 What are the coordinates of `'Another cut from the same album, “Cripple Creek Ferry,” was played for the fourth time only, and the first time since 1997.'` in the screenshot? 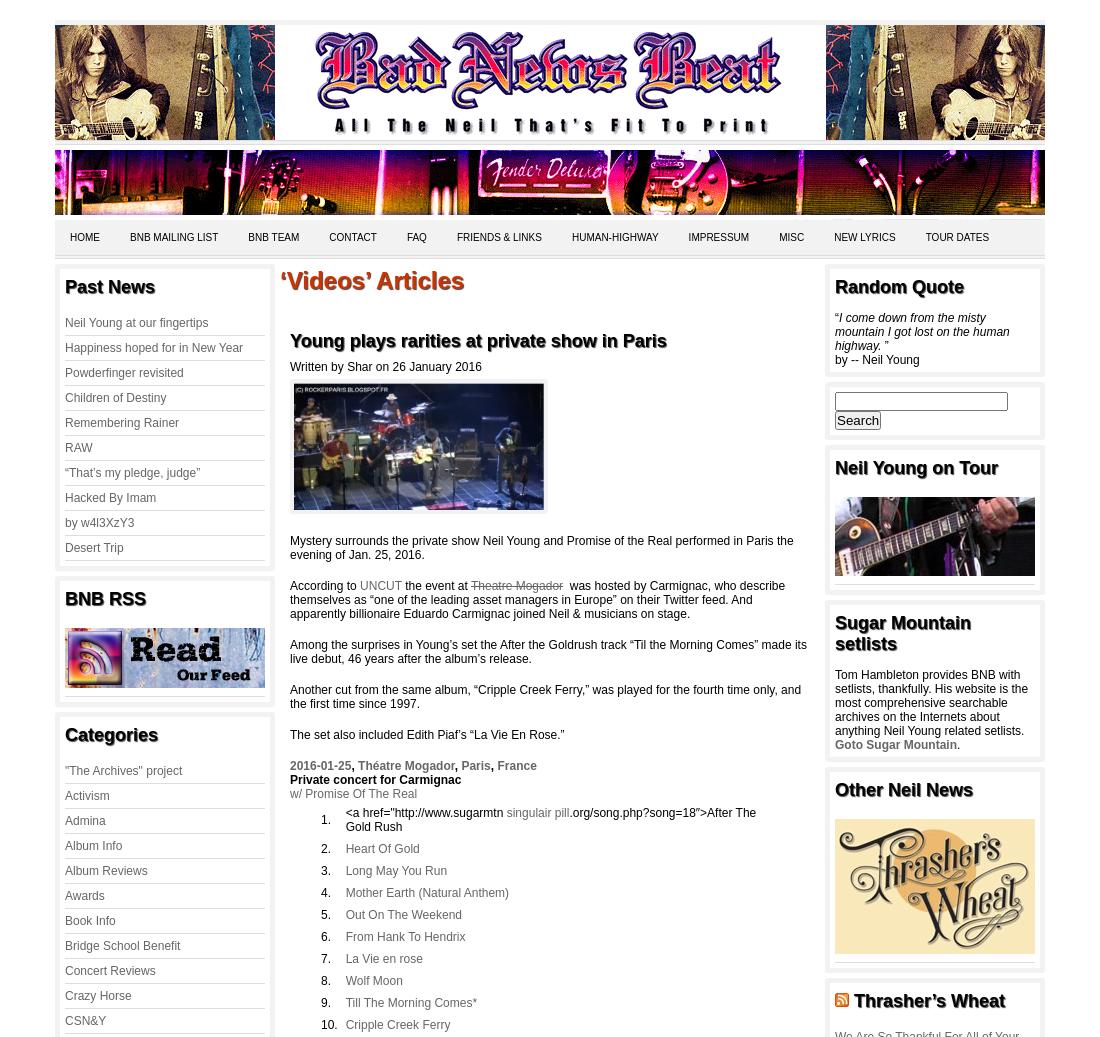 It's located at (545, 696).